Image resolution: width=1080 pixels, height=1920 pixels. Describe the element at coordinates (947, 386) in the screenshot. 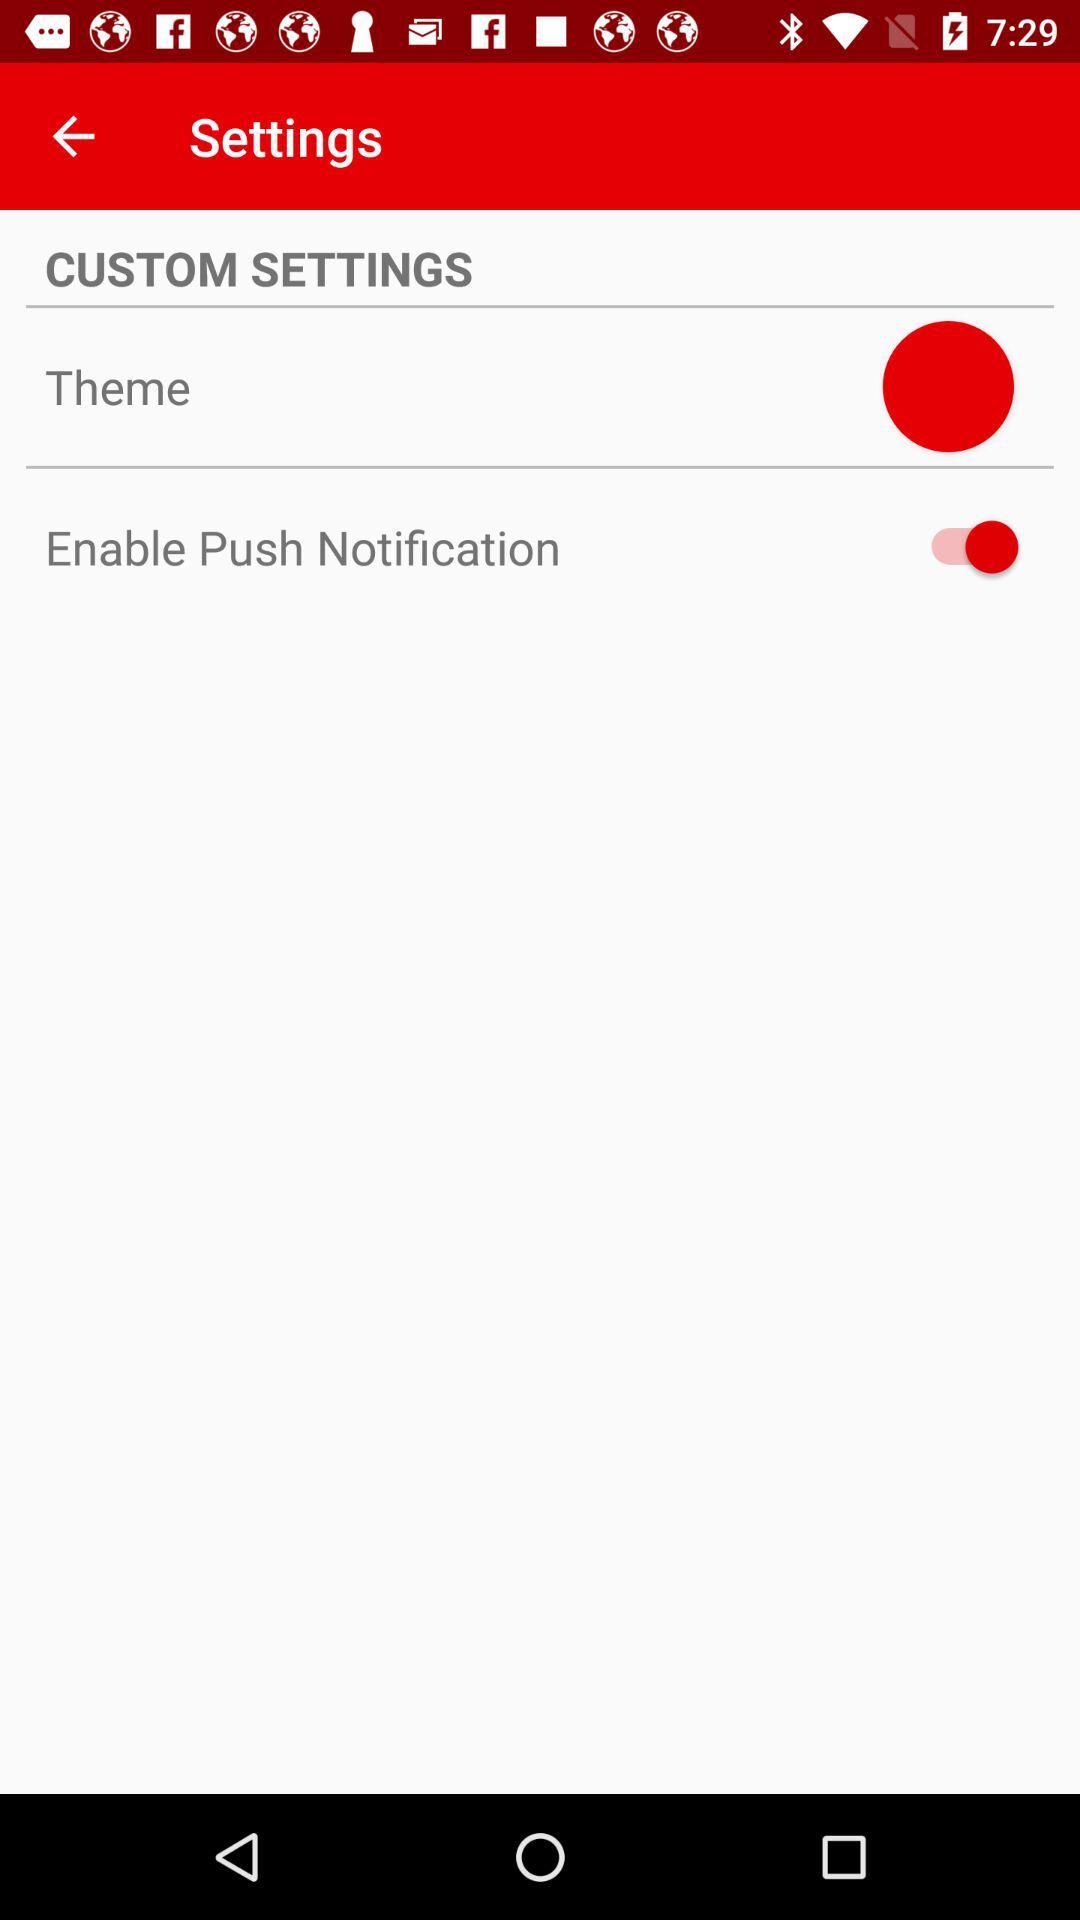

I see `enable push notification` at that location.